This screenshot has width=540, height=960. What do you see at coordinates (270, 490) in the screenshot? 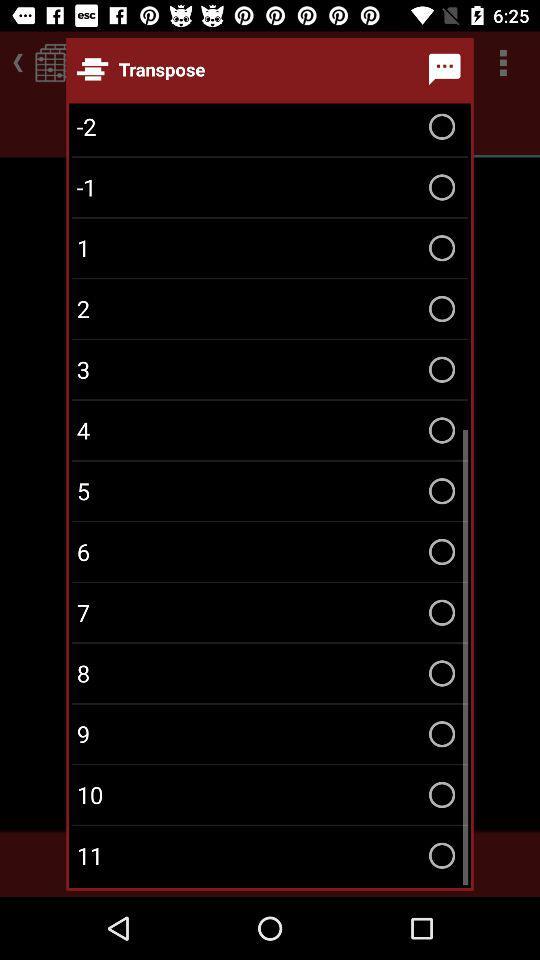
I see `5 icon` at bounding box center [270, 490].